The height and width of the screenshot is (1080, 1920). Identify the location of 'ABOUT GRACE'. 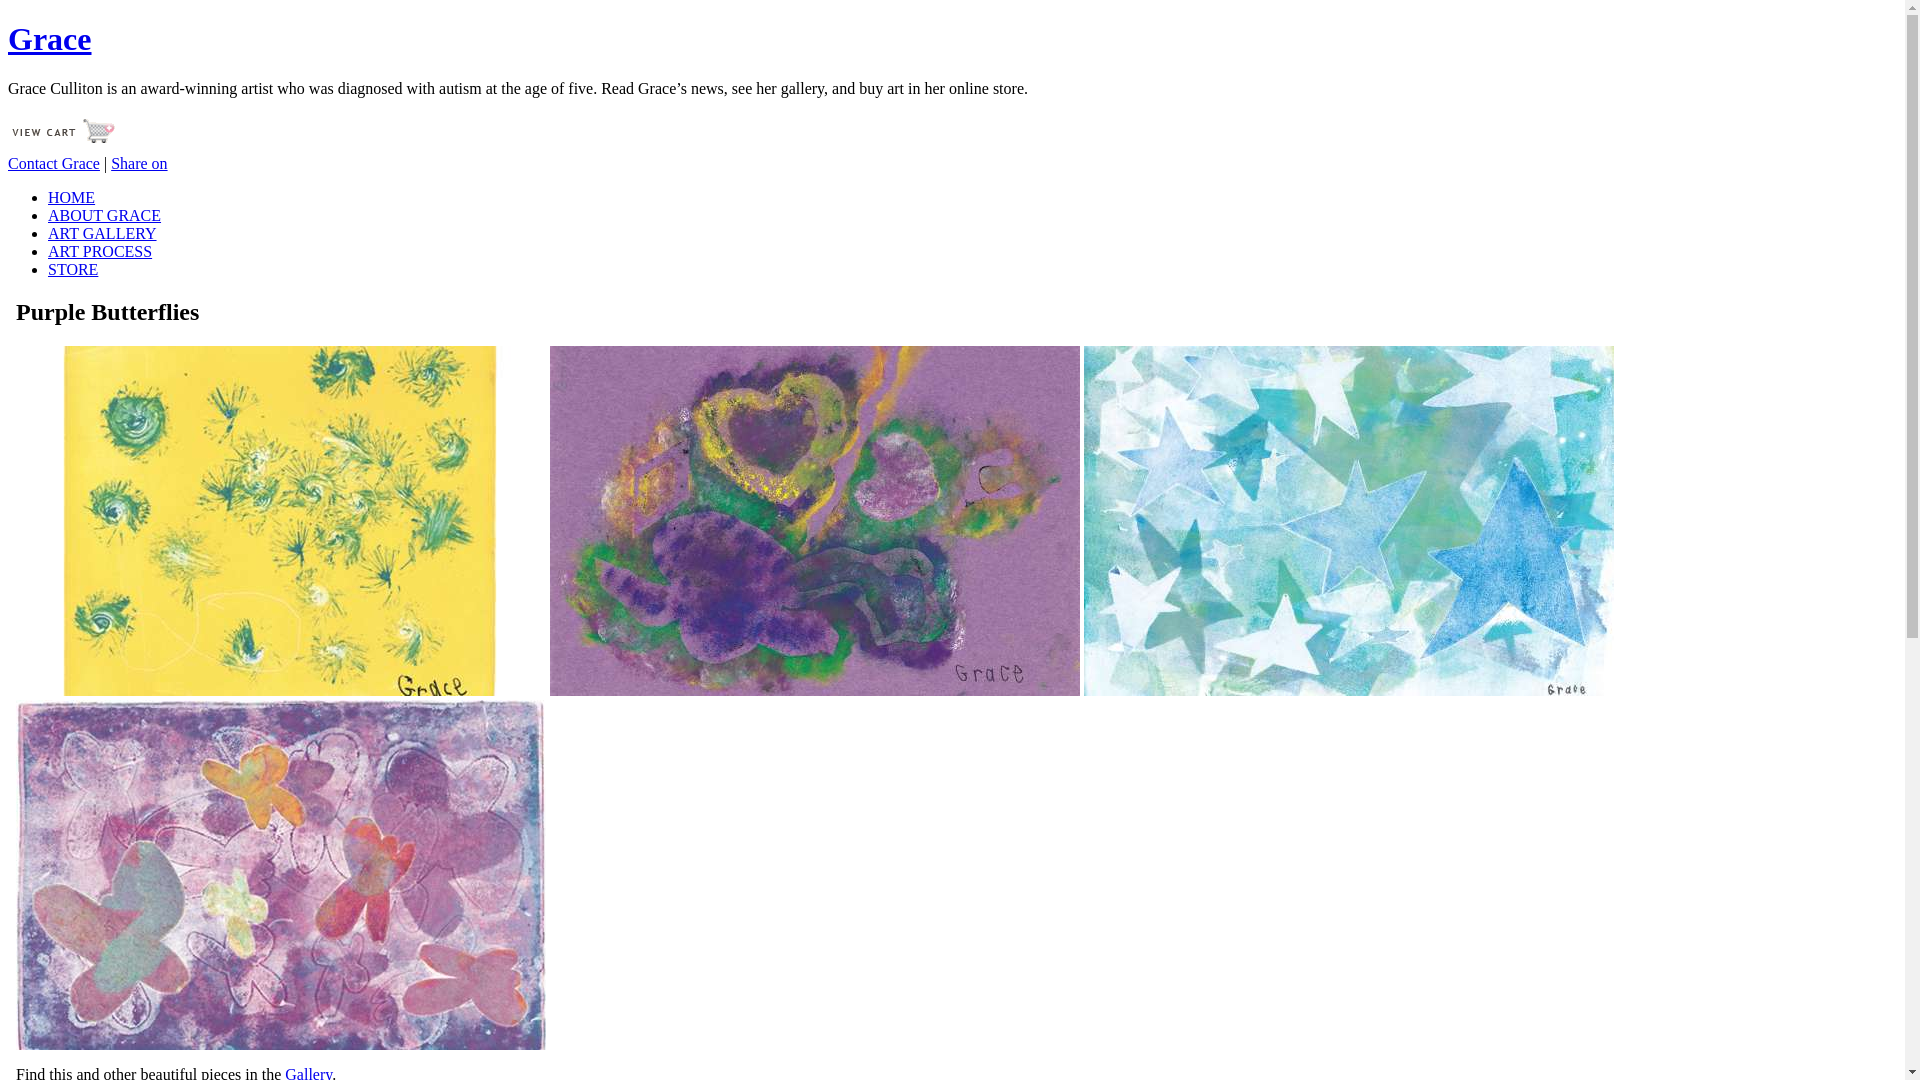
(103, 215).